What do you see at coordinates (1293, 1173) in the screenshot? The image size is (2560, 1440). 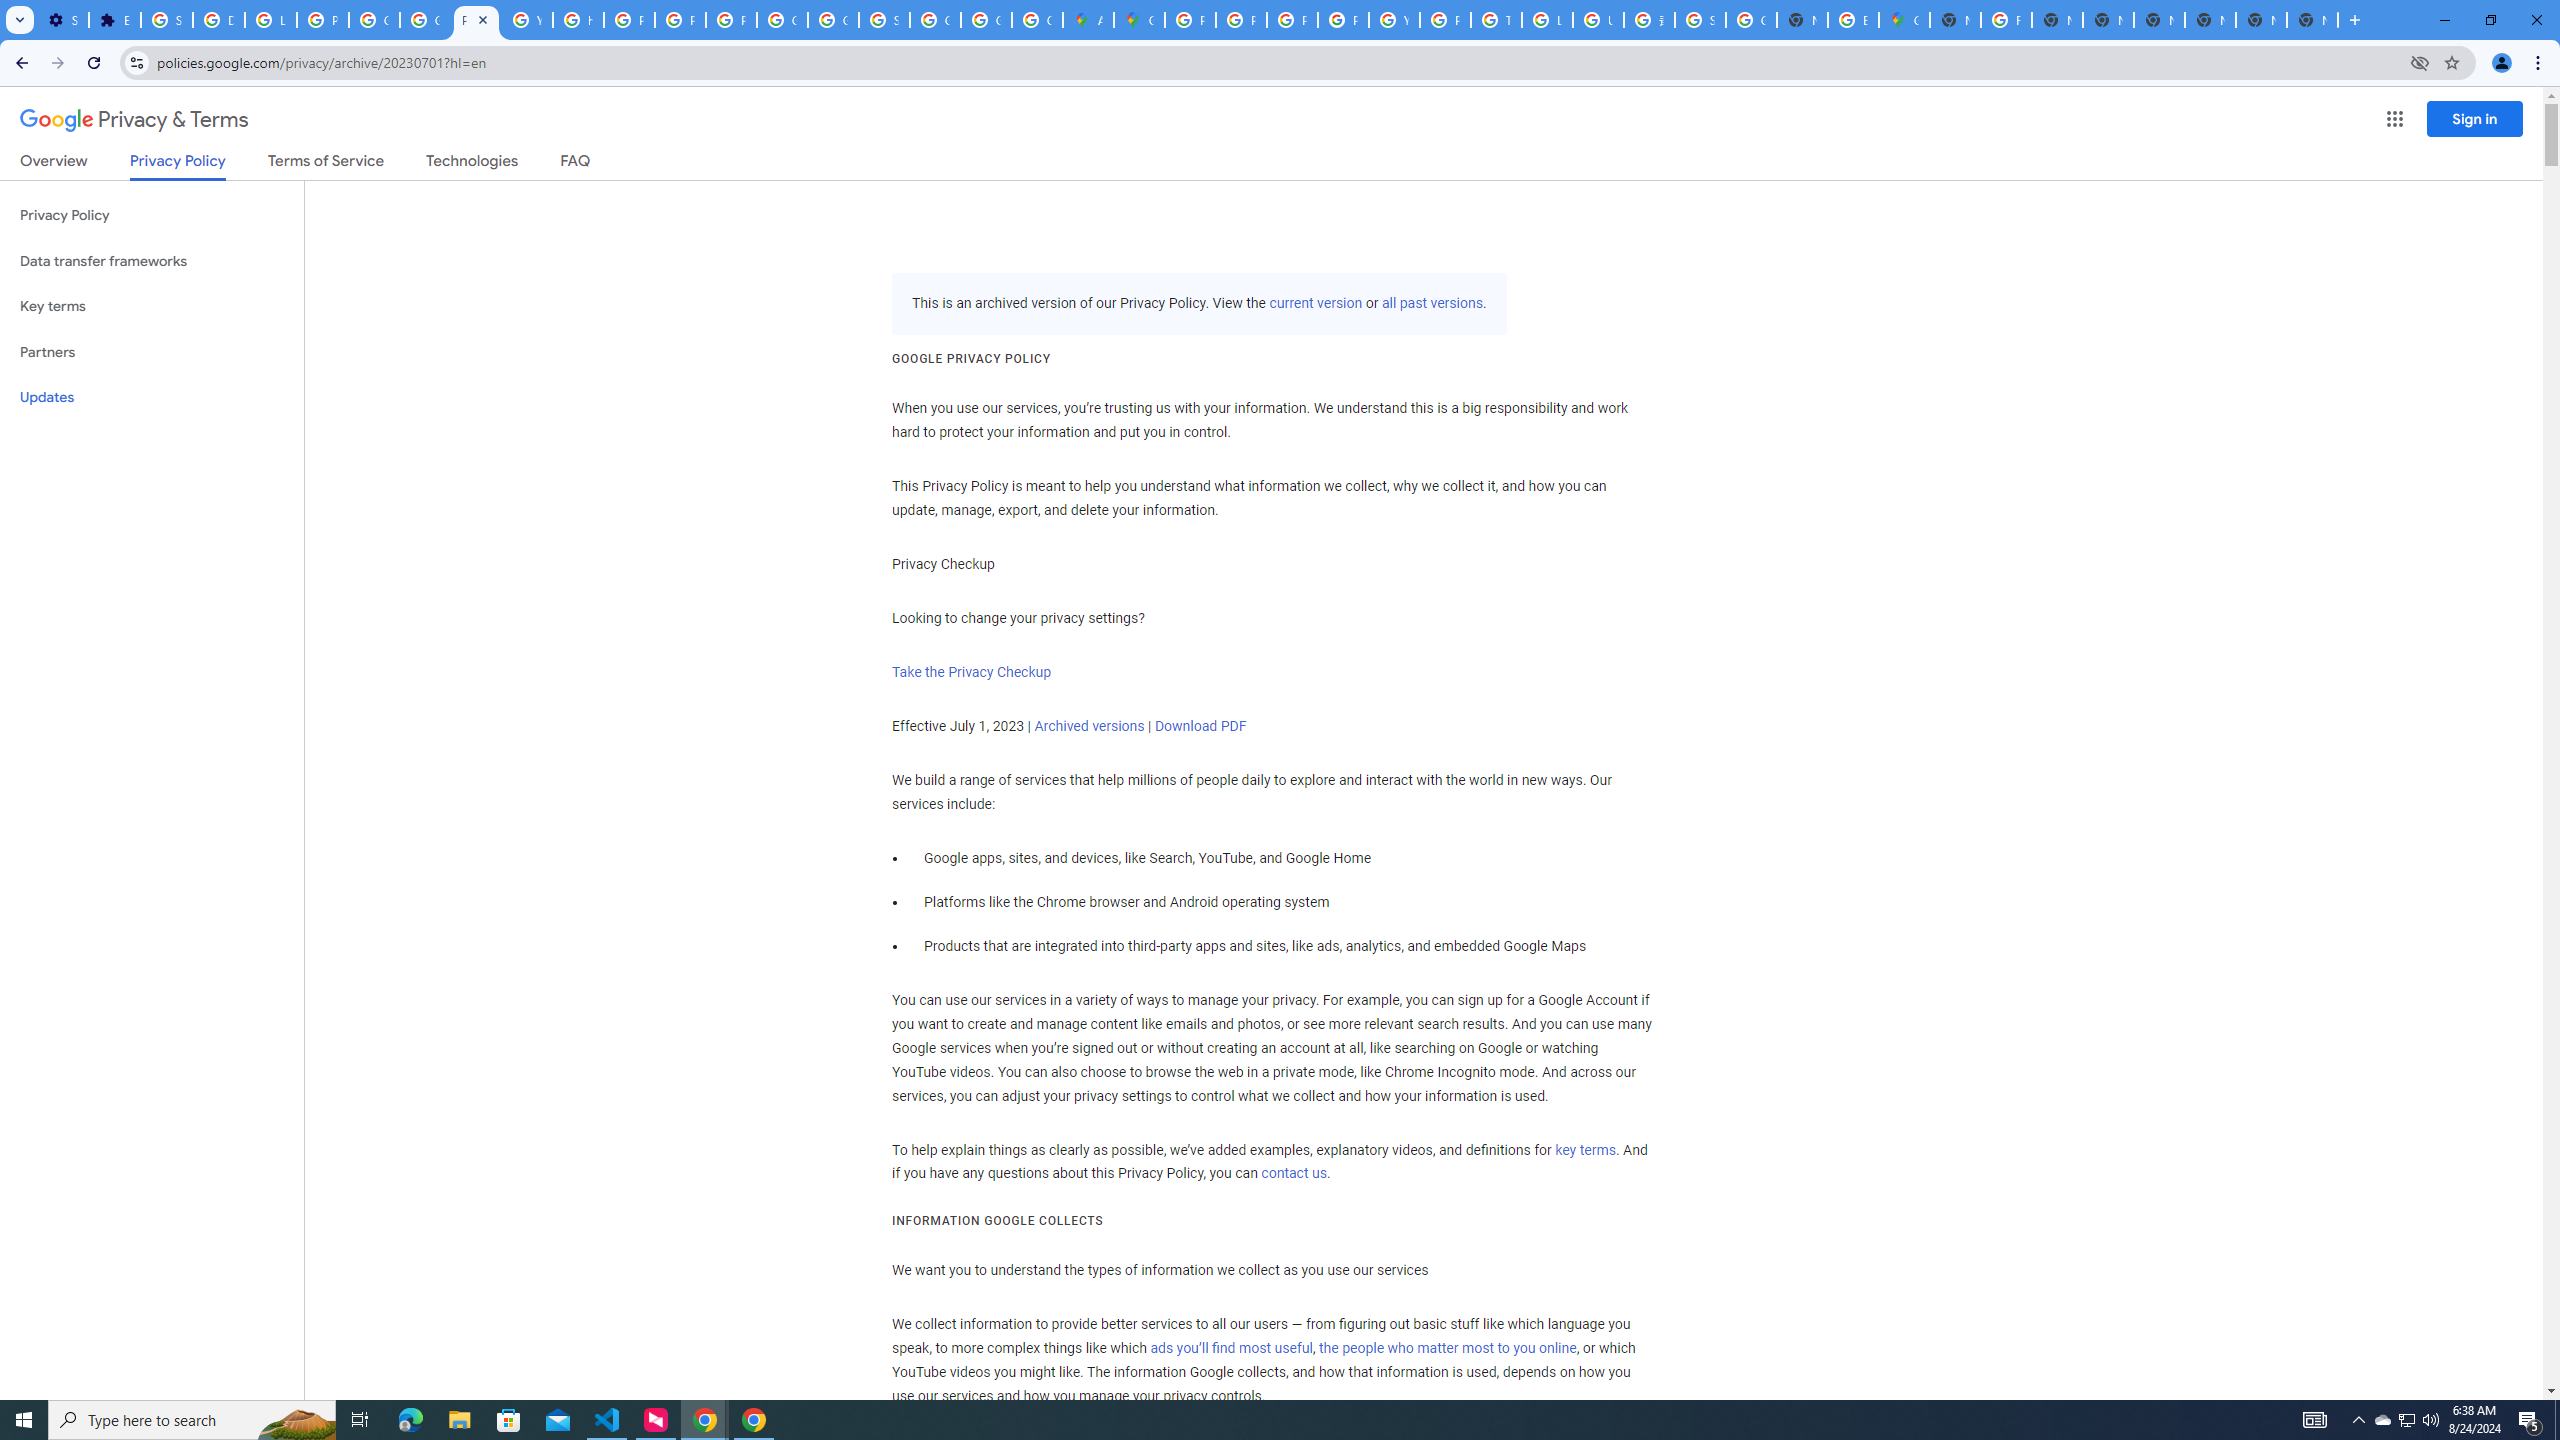 I see `'contact us'` at bounding box center [1293, 1173].